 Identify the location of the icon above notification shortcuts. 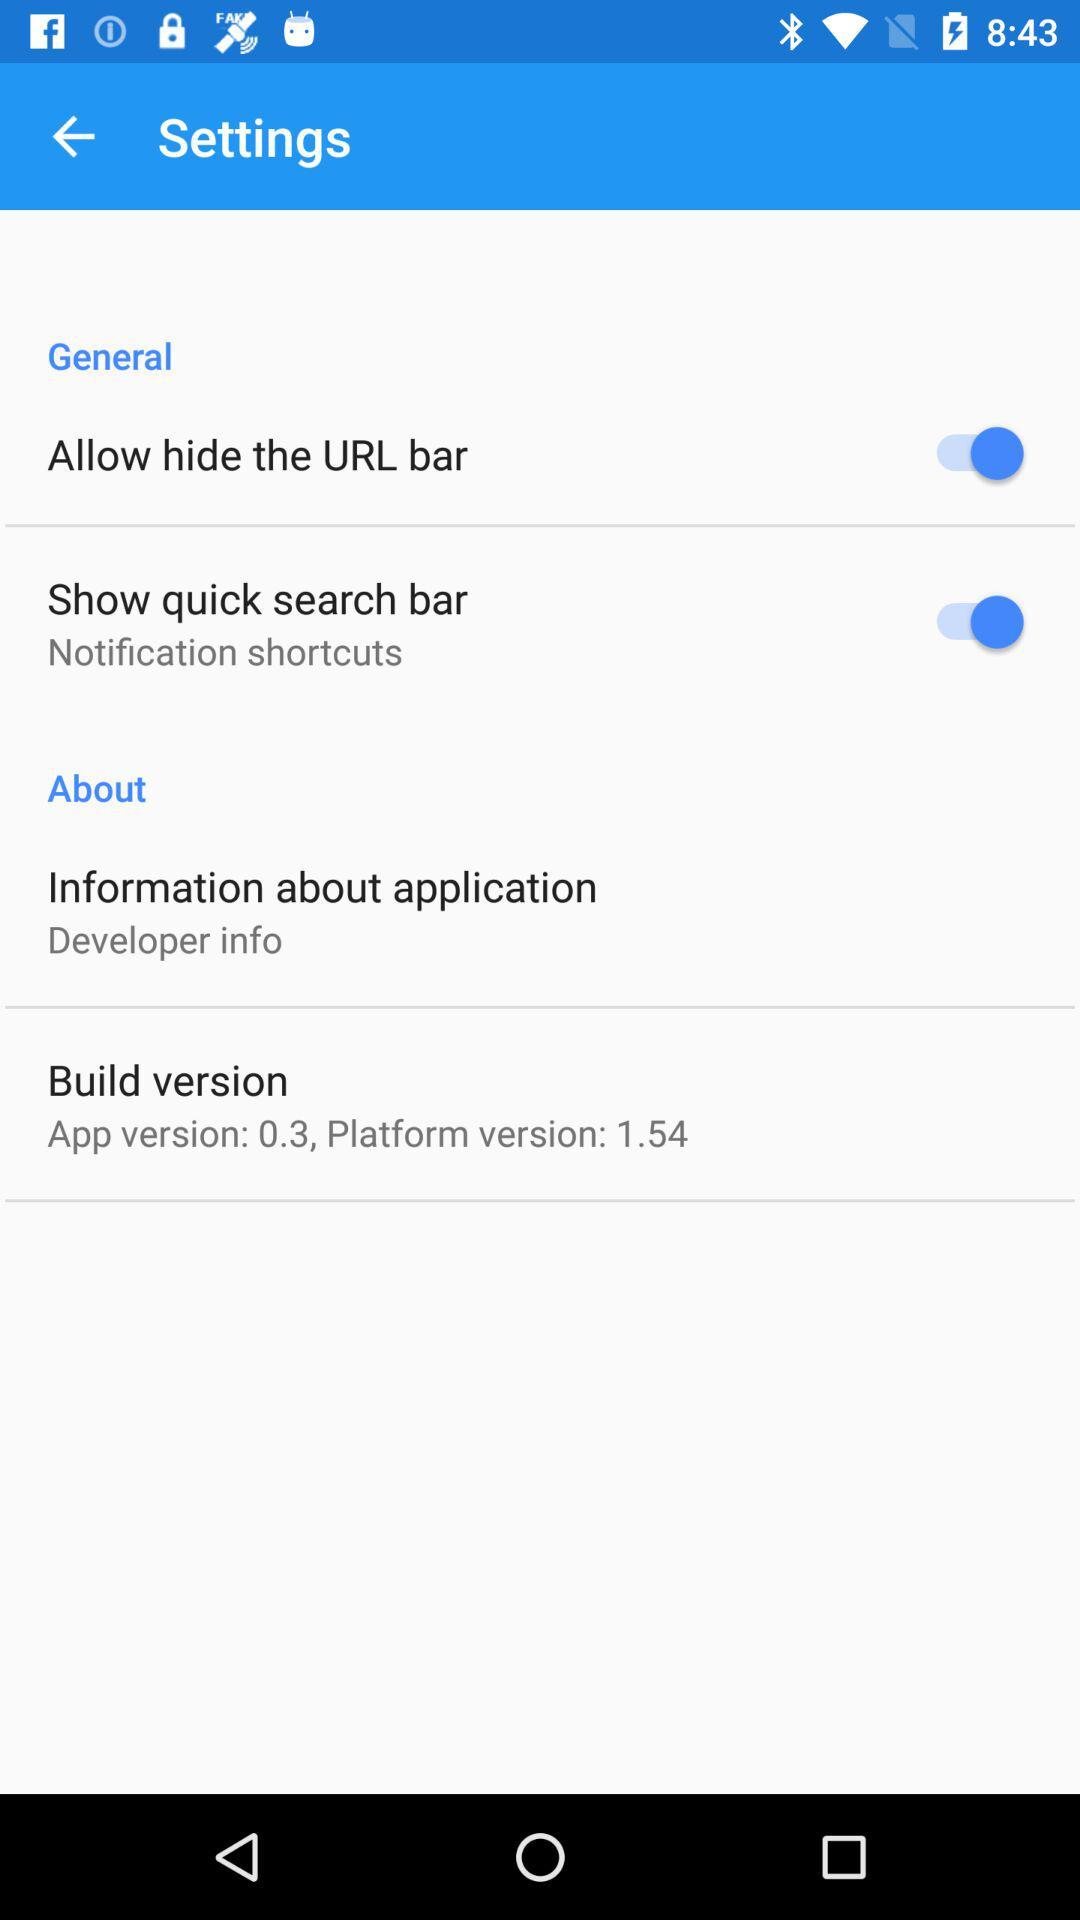
(256, 596).